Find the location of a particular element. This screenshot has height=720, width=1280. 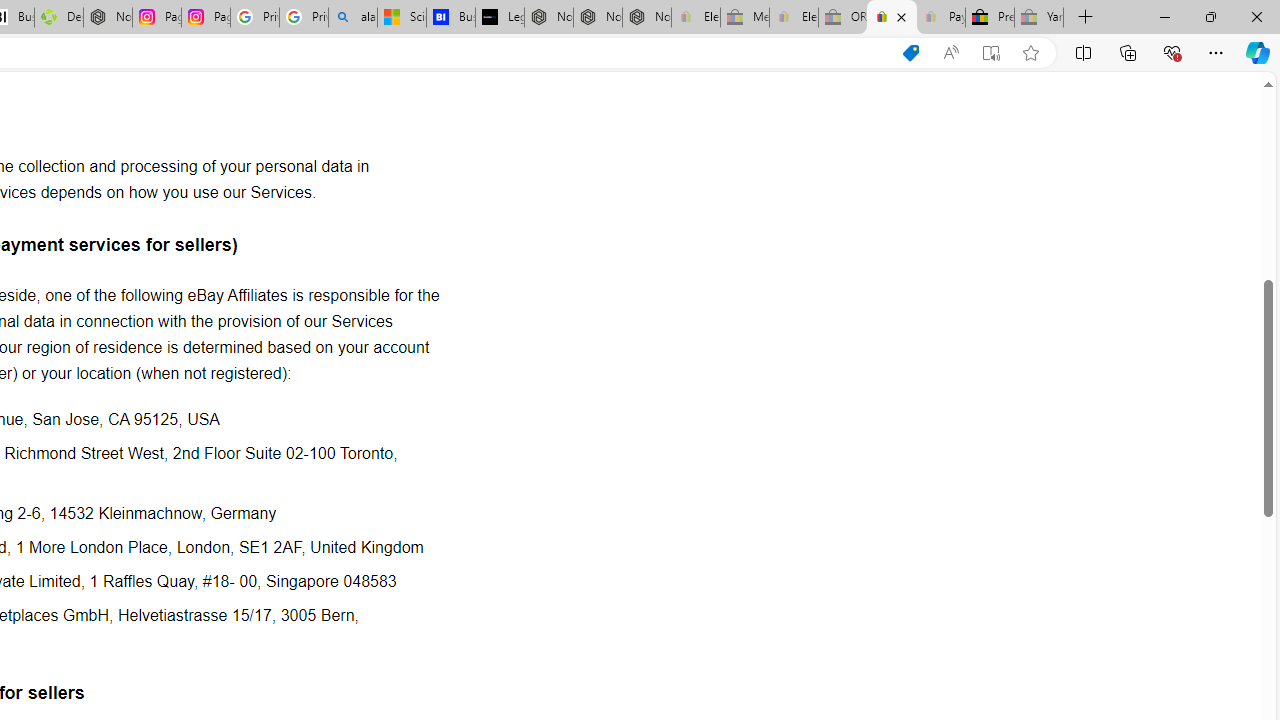

'alabama high school quarterback dies - Search' is located at coordinates (353, 17).